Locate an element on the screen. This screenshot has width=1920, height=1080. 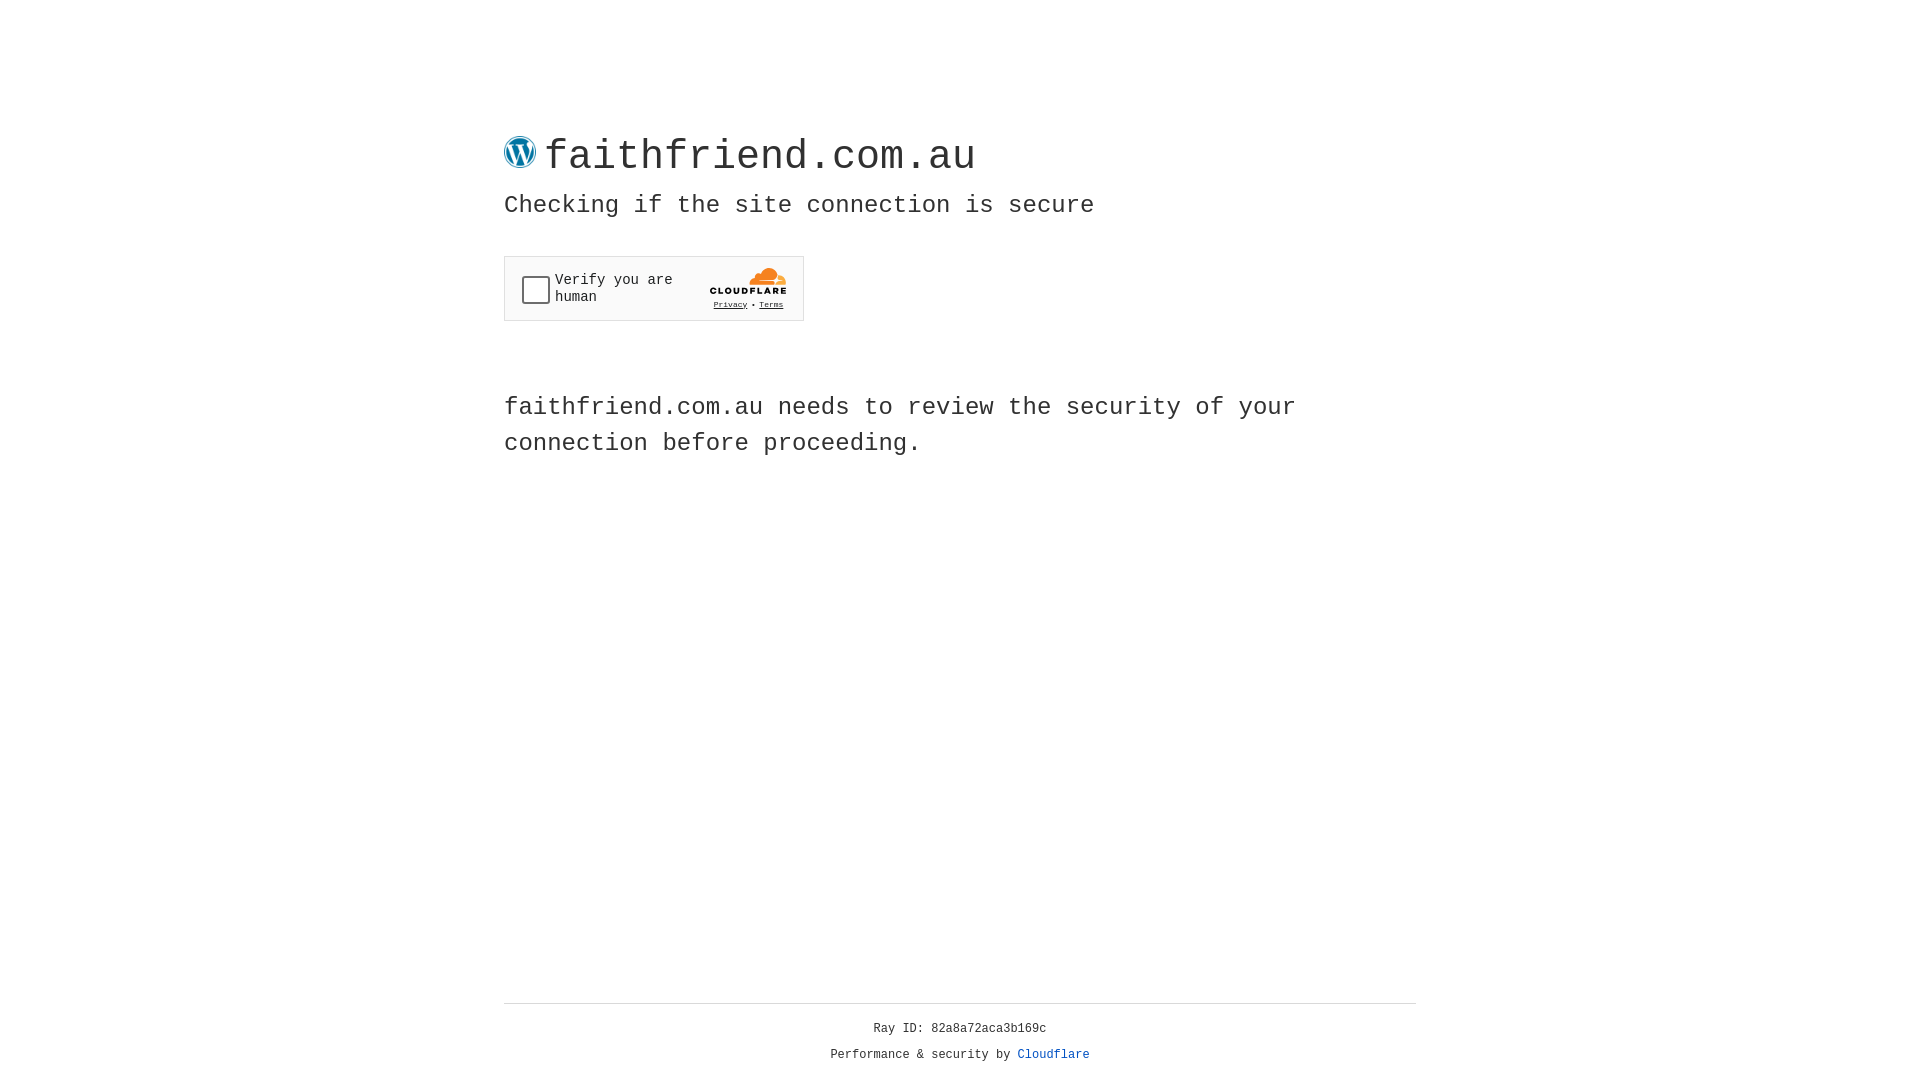
'Cloudflare' is located at coordinates (1053, 1054).